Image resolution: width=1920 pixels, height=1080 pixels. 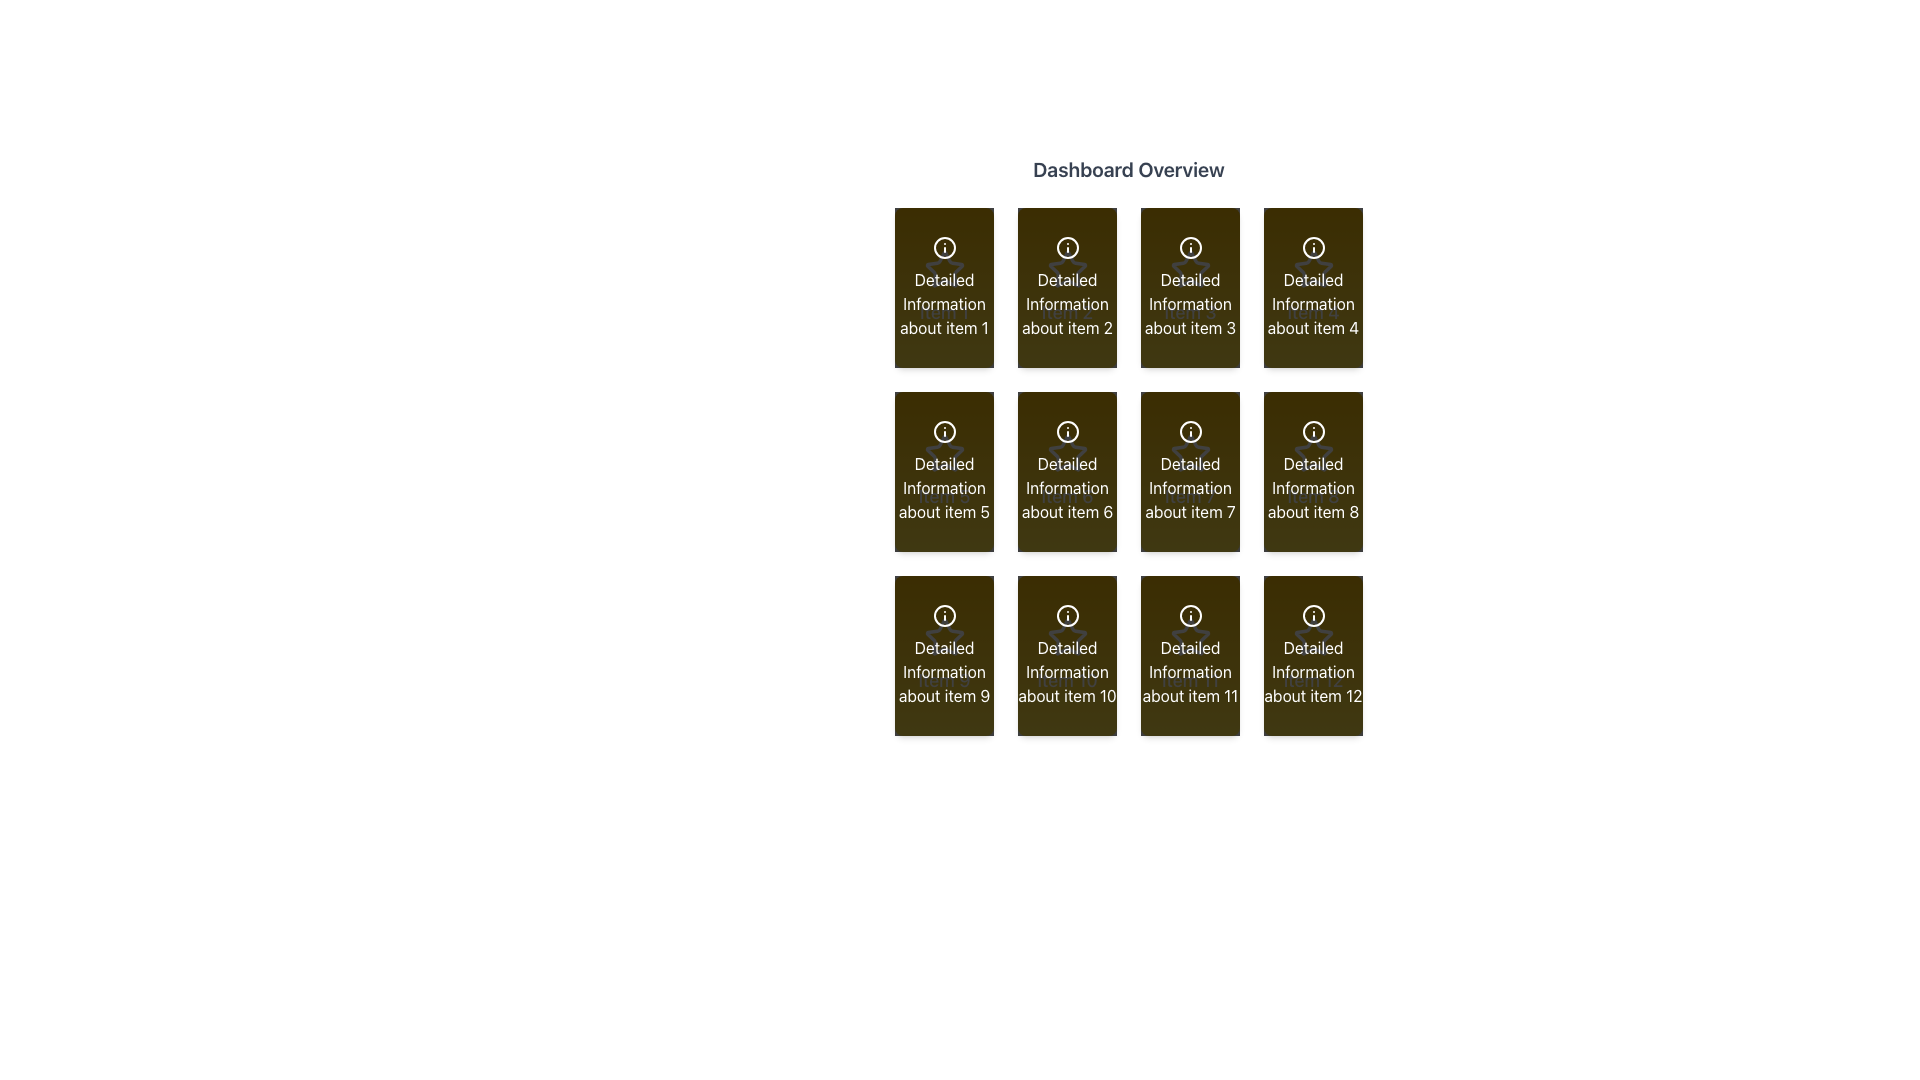 What do you see at coordinates (1313, 496) in the screenshot?
I see `static text label that serves as the title for the card located in the second row and fourth column of the grid layout, positioned beneath an icon and above descriptive text` at bounding box center [1313, 496].